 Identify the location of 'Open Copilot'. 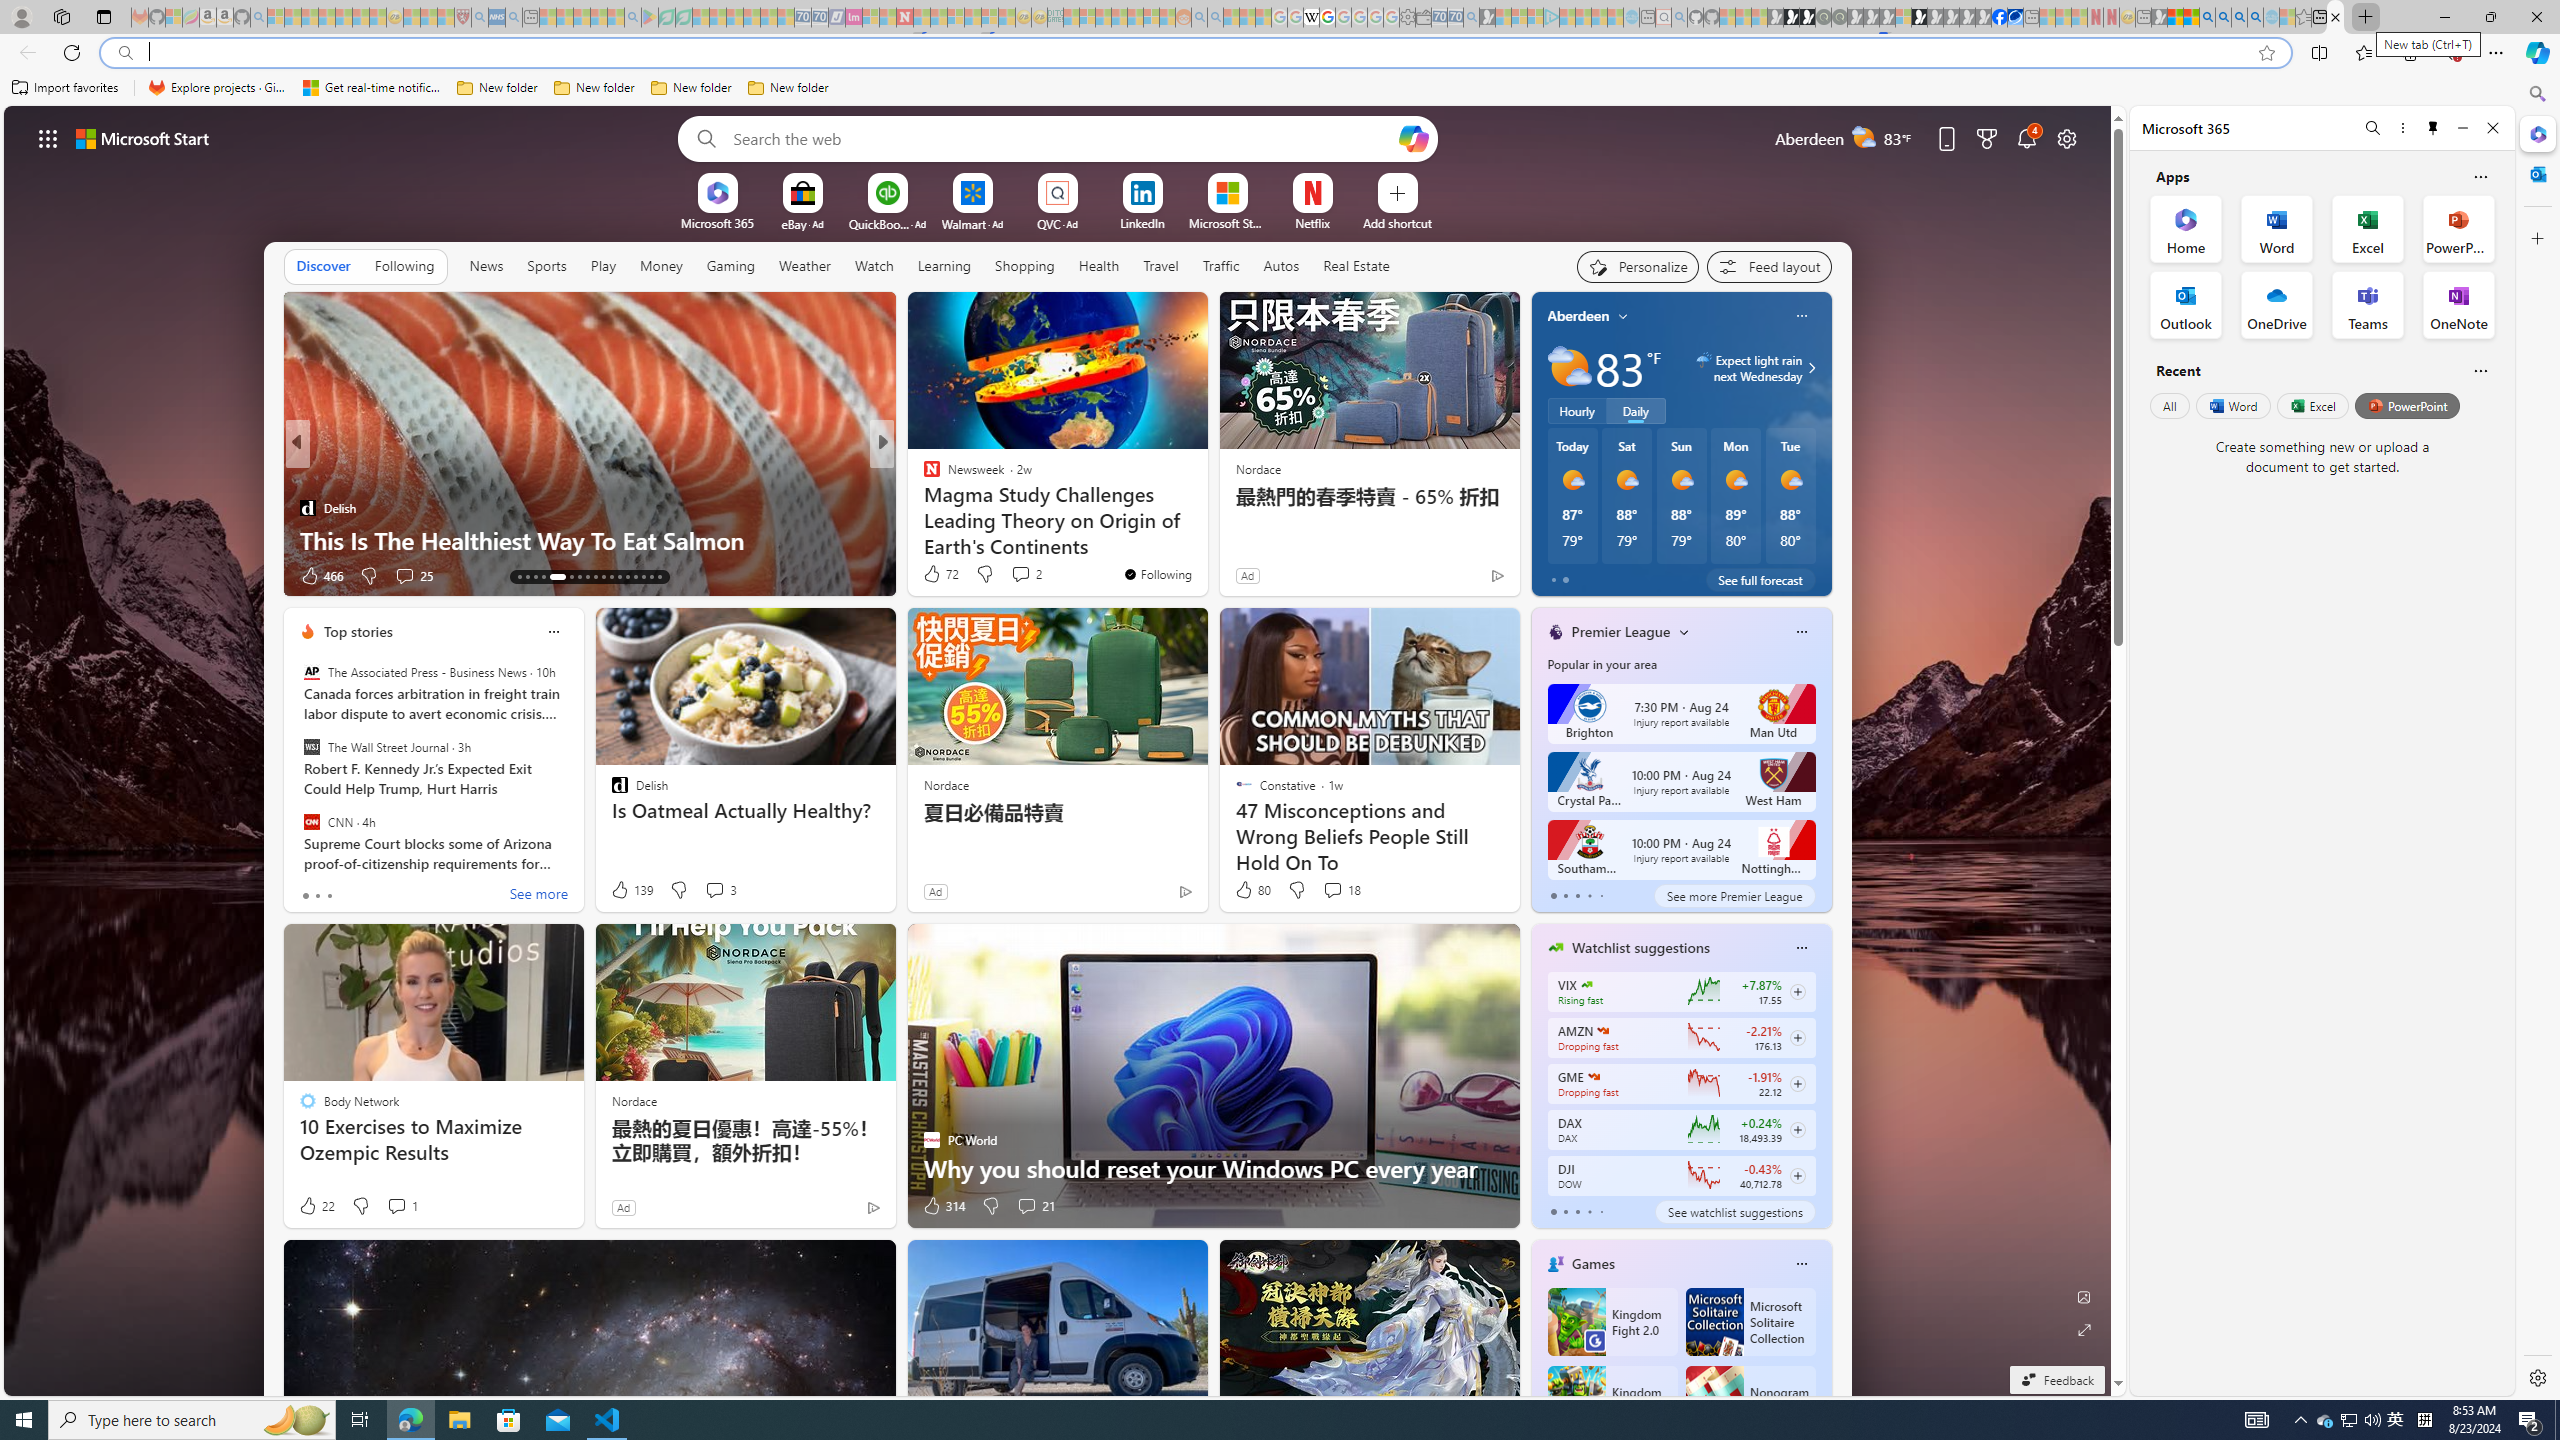
(1413, 137).